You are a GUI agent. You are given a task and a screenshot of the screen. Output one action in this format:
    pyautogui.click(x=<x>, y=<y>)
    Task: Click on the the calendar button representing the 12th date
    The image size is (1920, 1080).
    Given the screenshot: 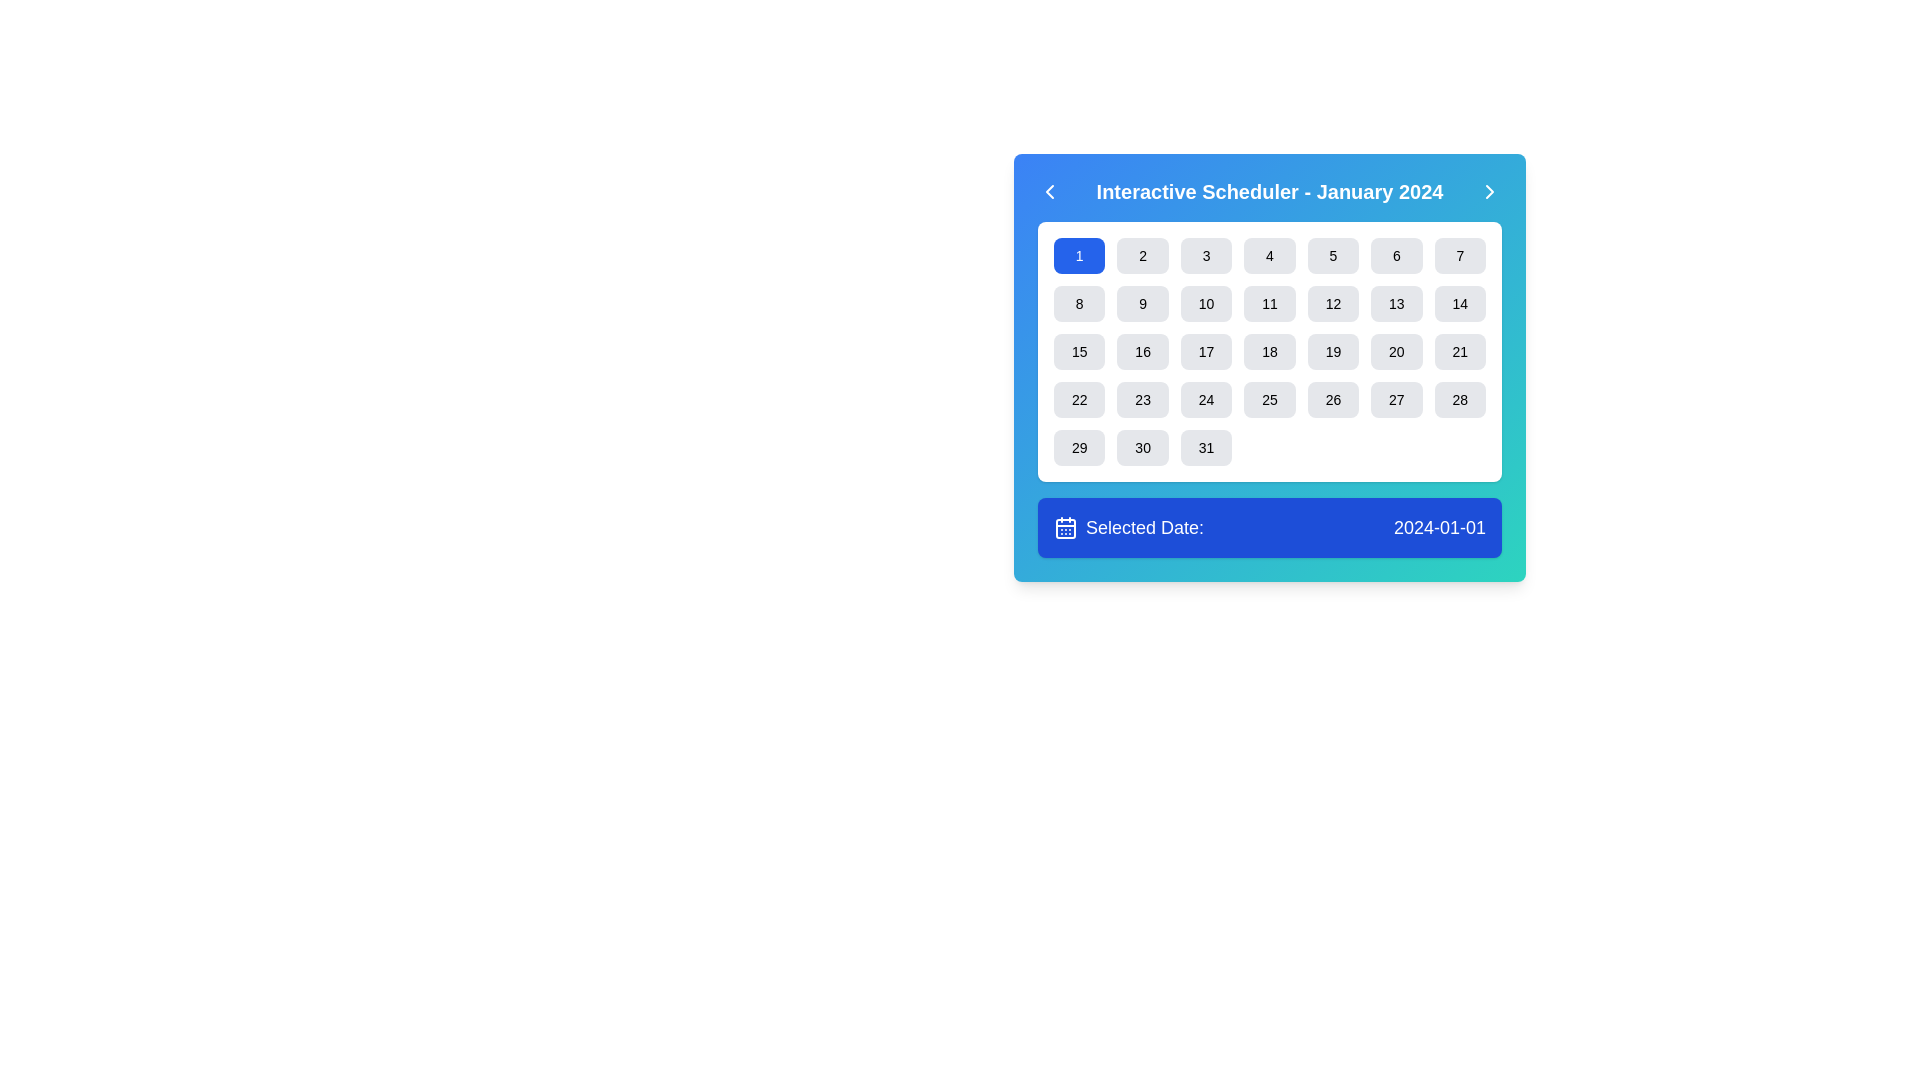 What is the action you would take?
    pyautogui.click(x=1333, y=304)
    